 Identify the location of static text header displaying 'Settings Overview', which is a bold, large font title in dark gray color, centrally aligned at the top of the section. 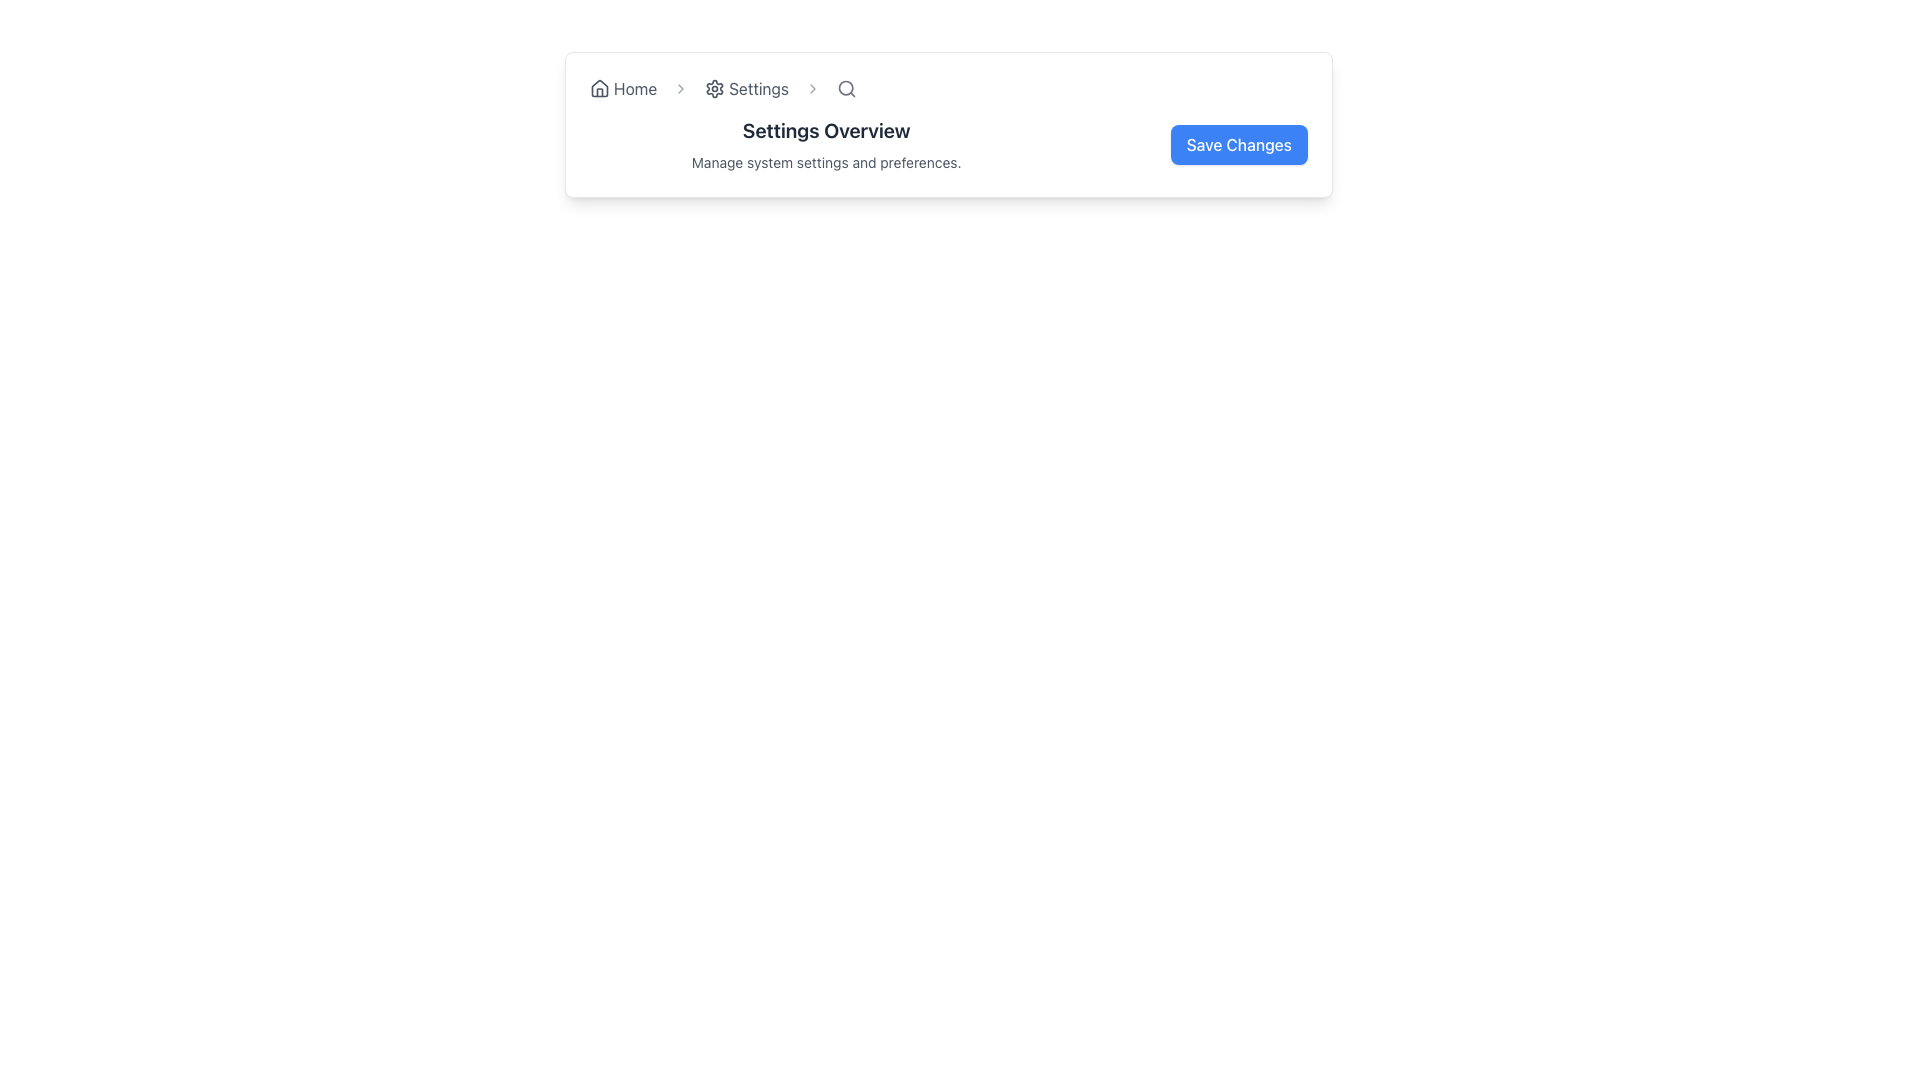
(826, 131).